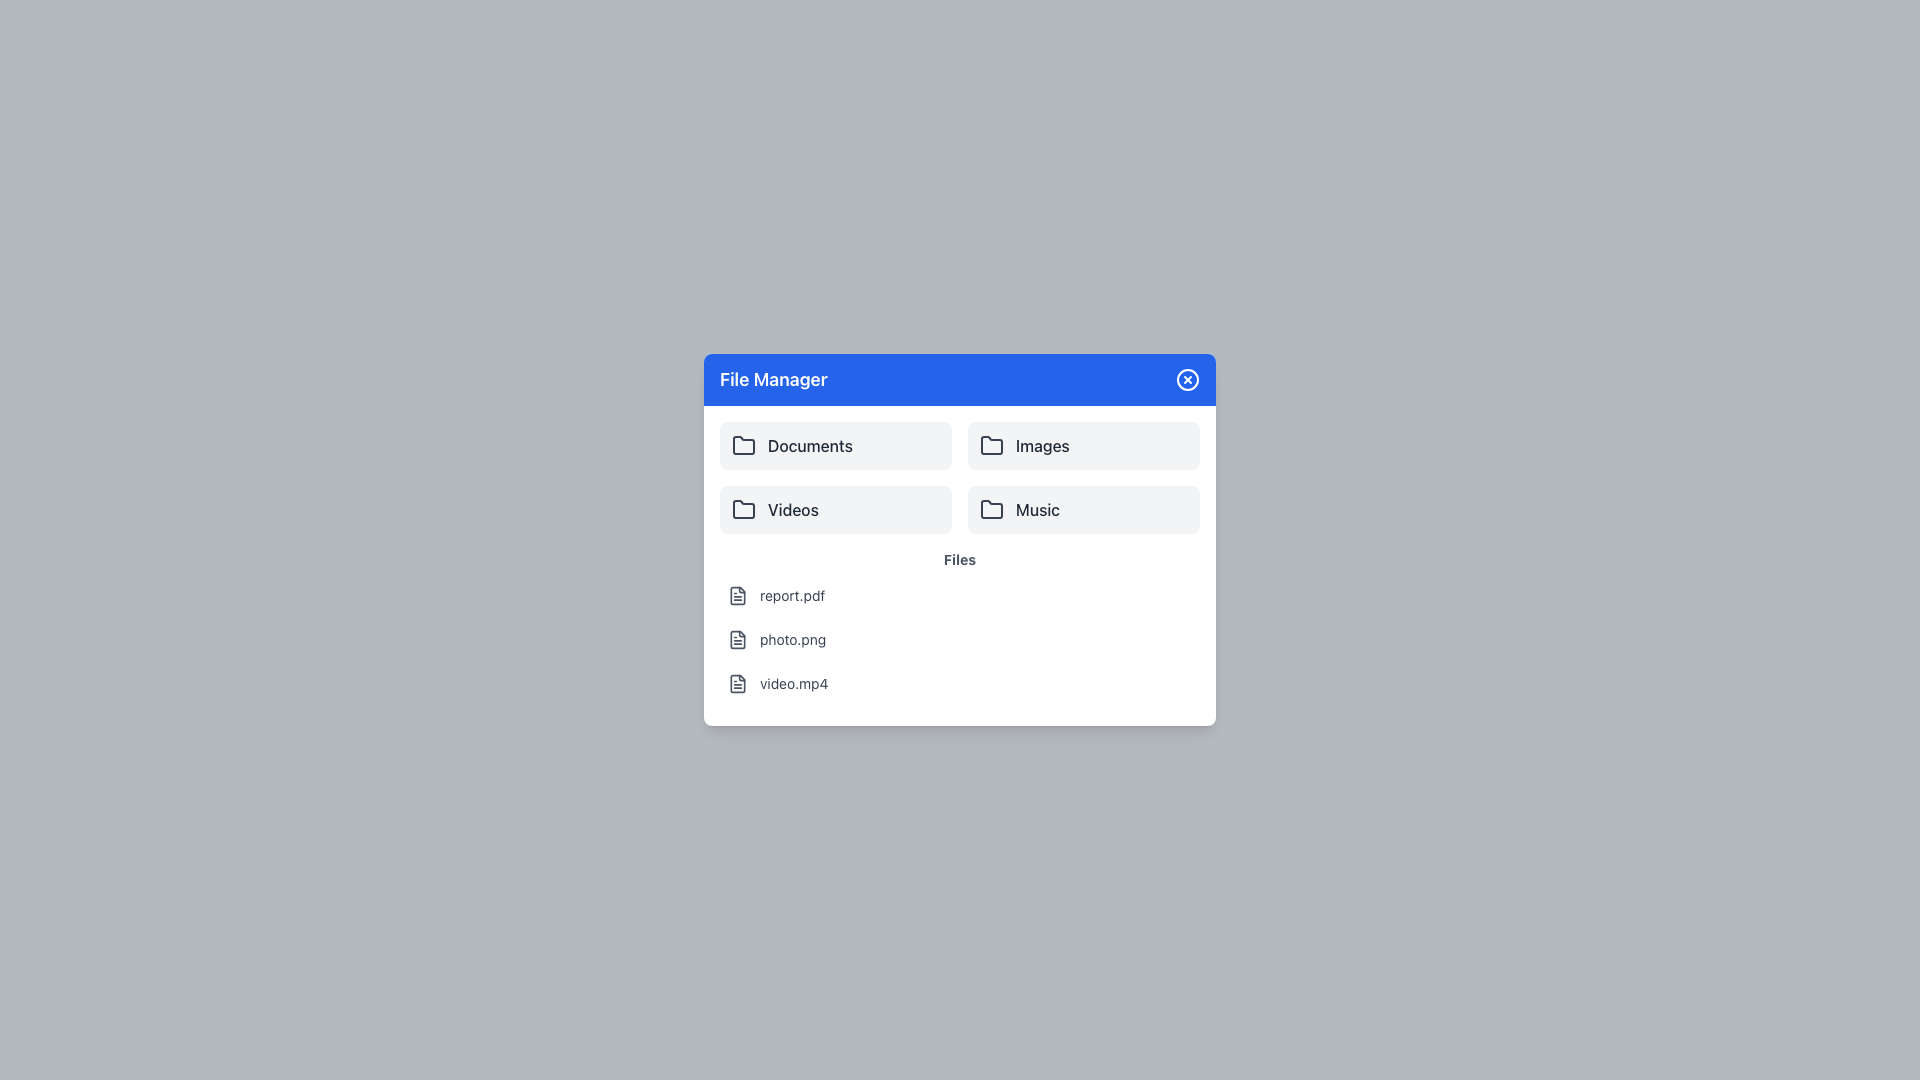  Describe the element at coordinates (791, 595) in the screenshot. I see `the text label displaying the file name 'report.pdf' in the 'File Manager' dialog box, which is the first file item in the list` at that location.